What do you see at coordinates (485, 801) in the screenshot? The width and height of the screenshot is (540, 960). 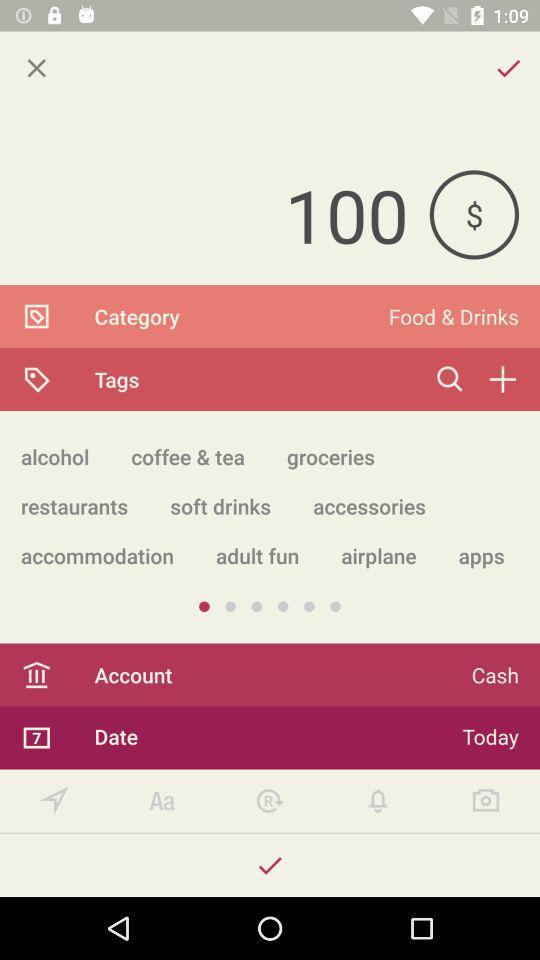 I see `take a picture` at bounding box center [485, 801].